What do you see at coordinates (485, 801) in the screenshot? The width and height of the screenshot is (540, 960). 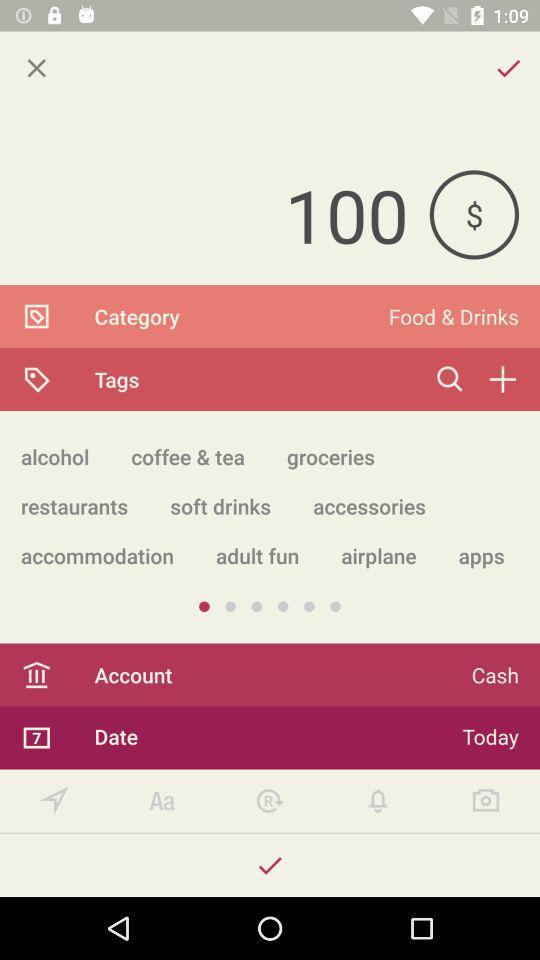 I see `take a picture` at bounding box center [485, 801].